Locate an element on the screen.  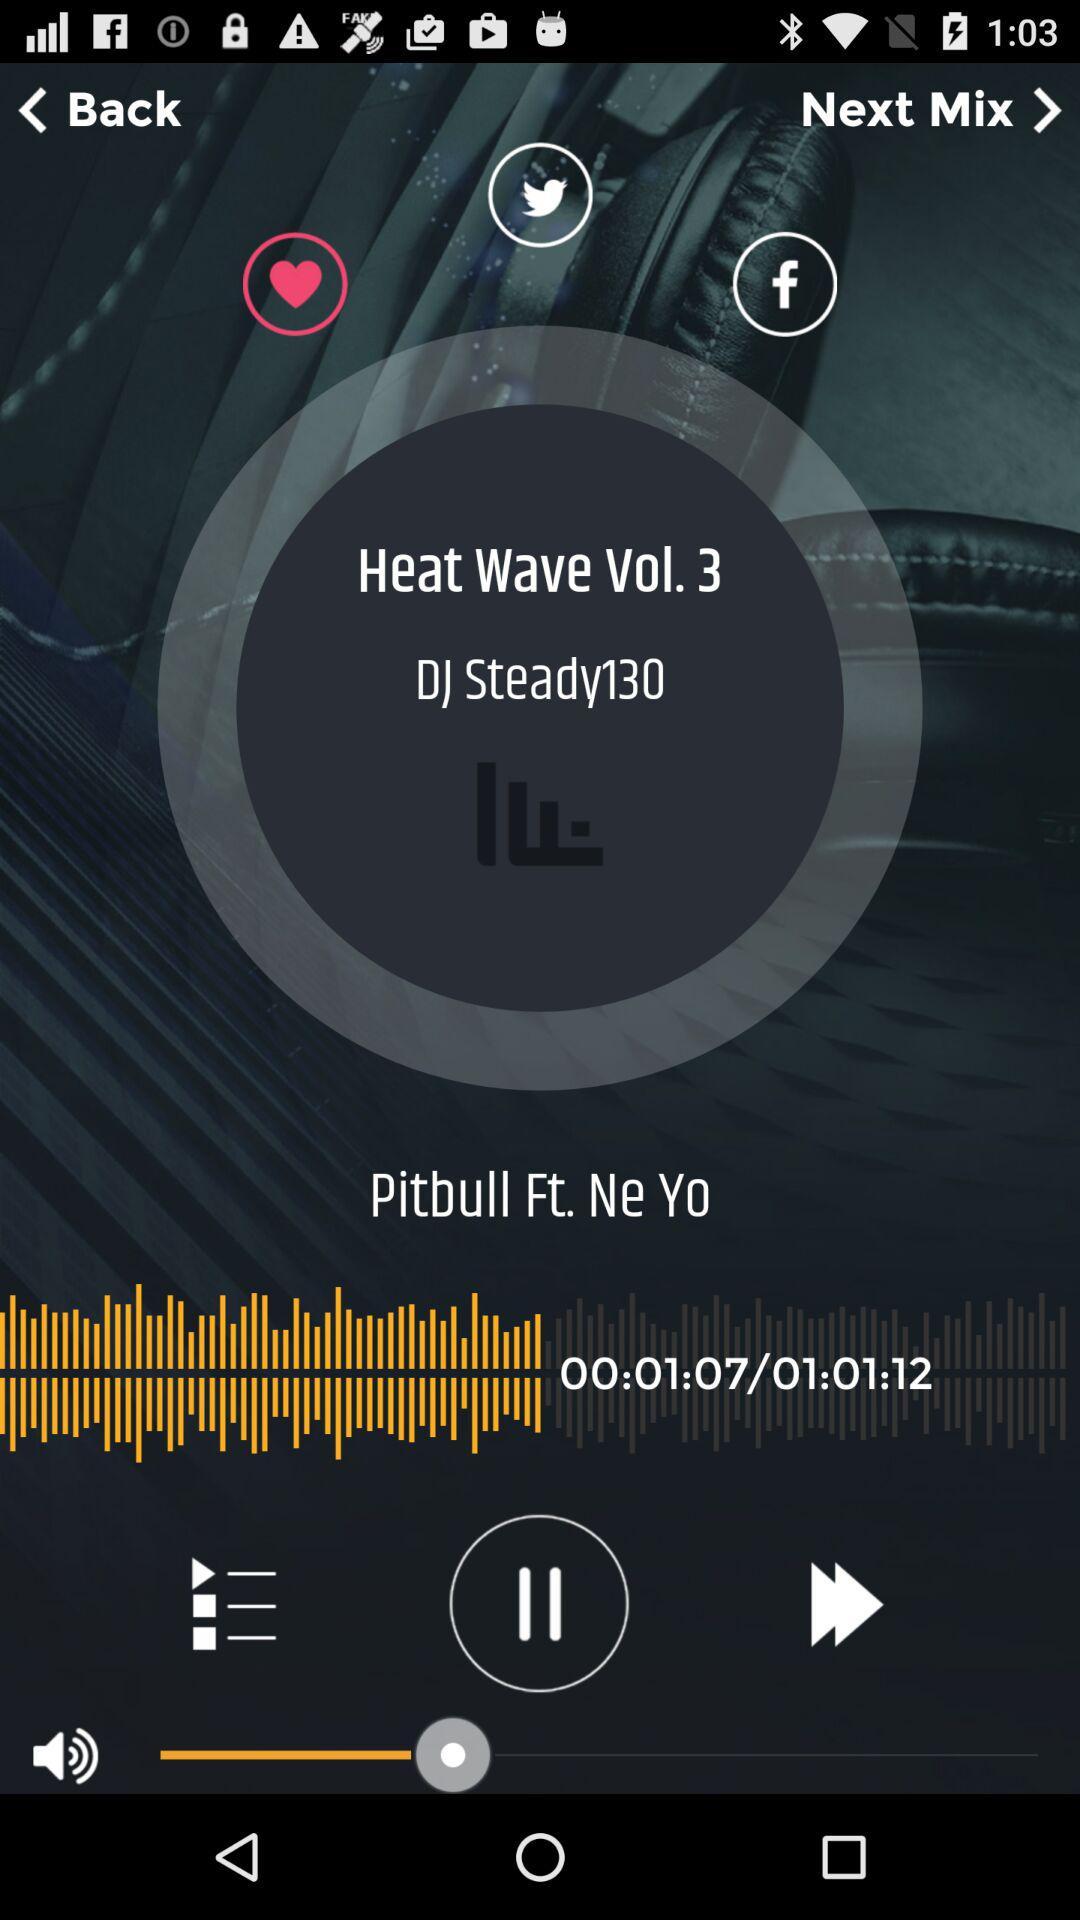
to favorites is located at coordinates (295, 283).